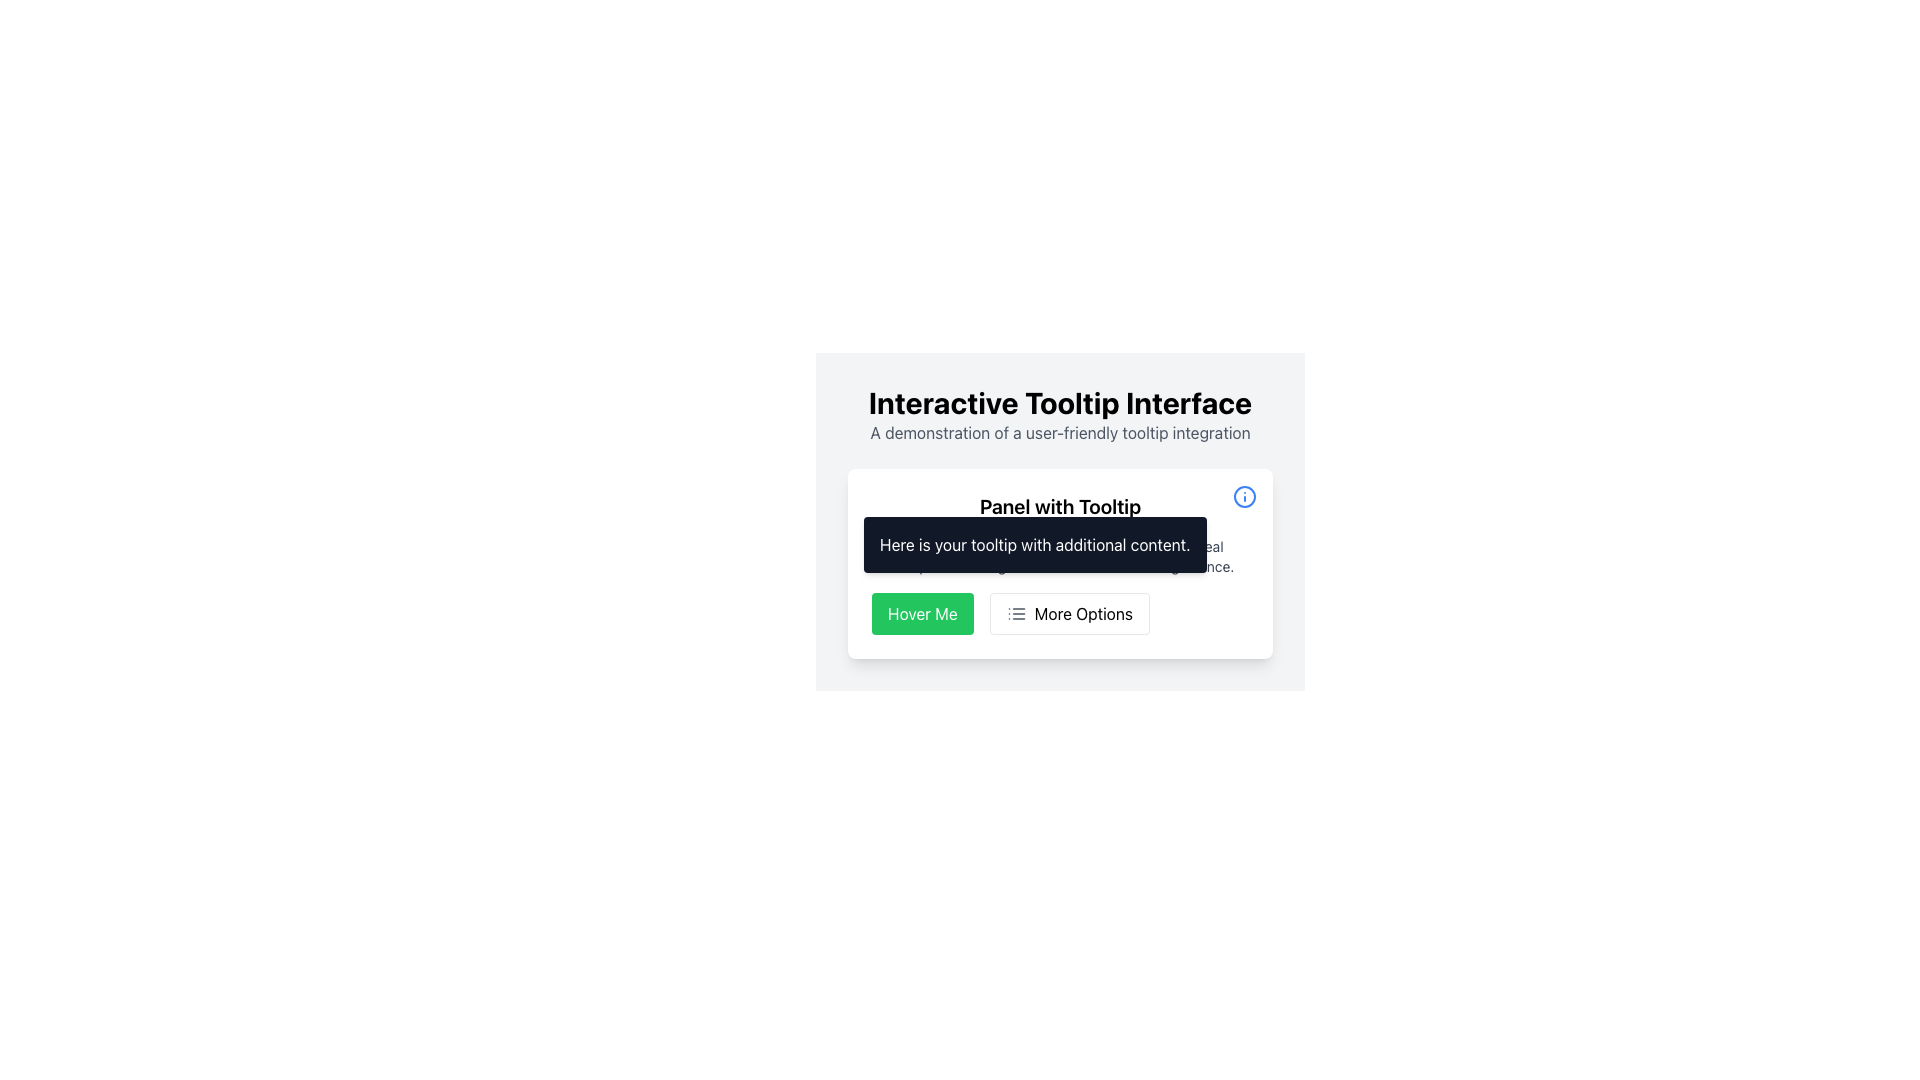 The height and width of the screenshot is (1080, 1920). I want to click on the tooltip with a dark gray background and white text stating 'Here is your tooltip with additional content.', so click(1035, 544).